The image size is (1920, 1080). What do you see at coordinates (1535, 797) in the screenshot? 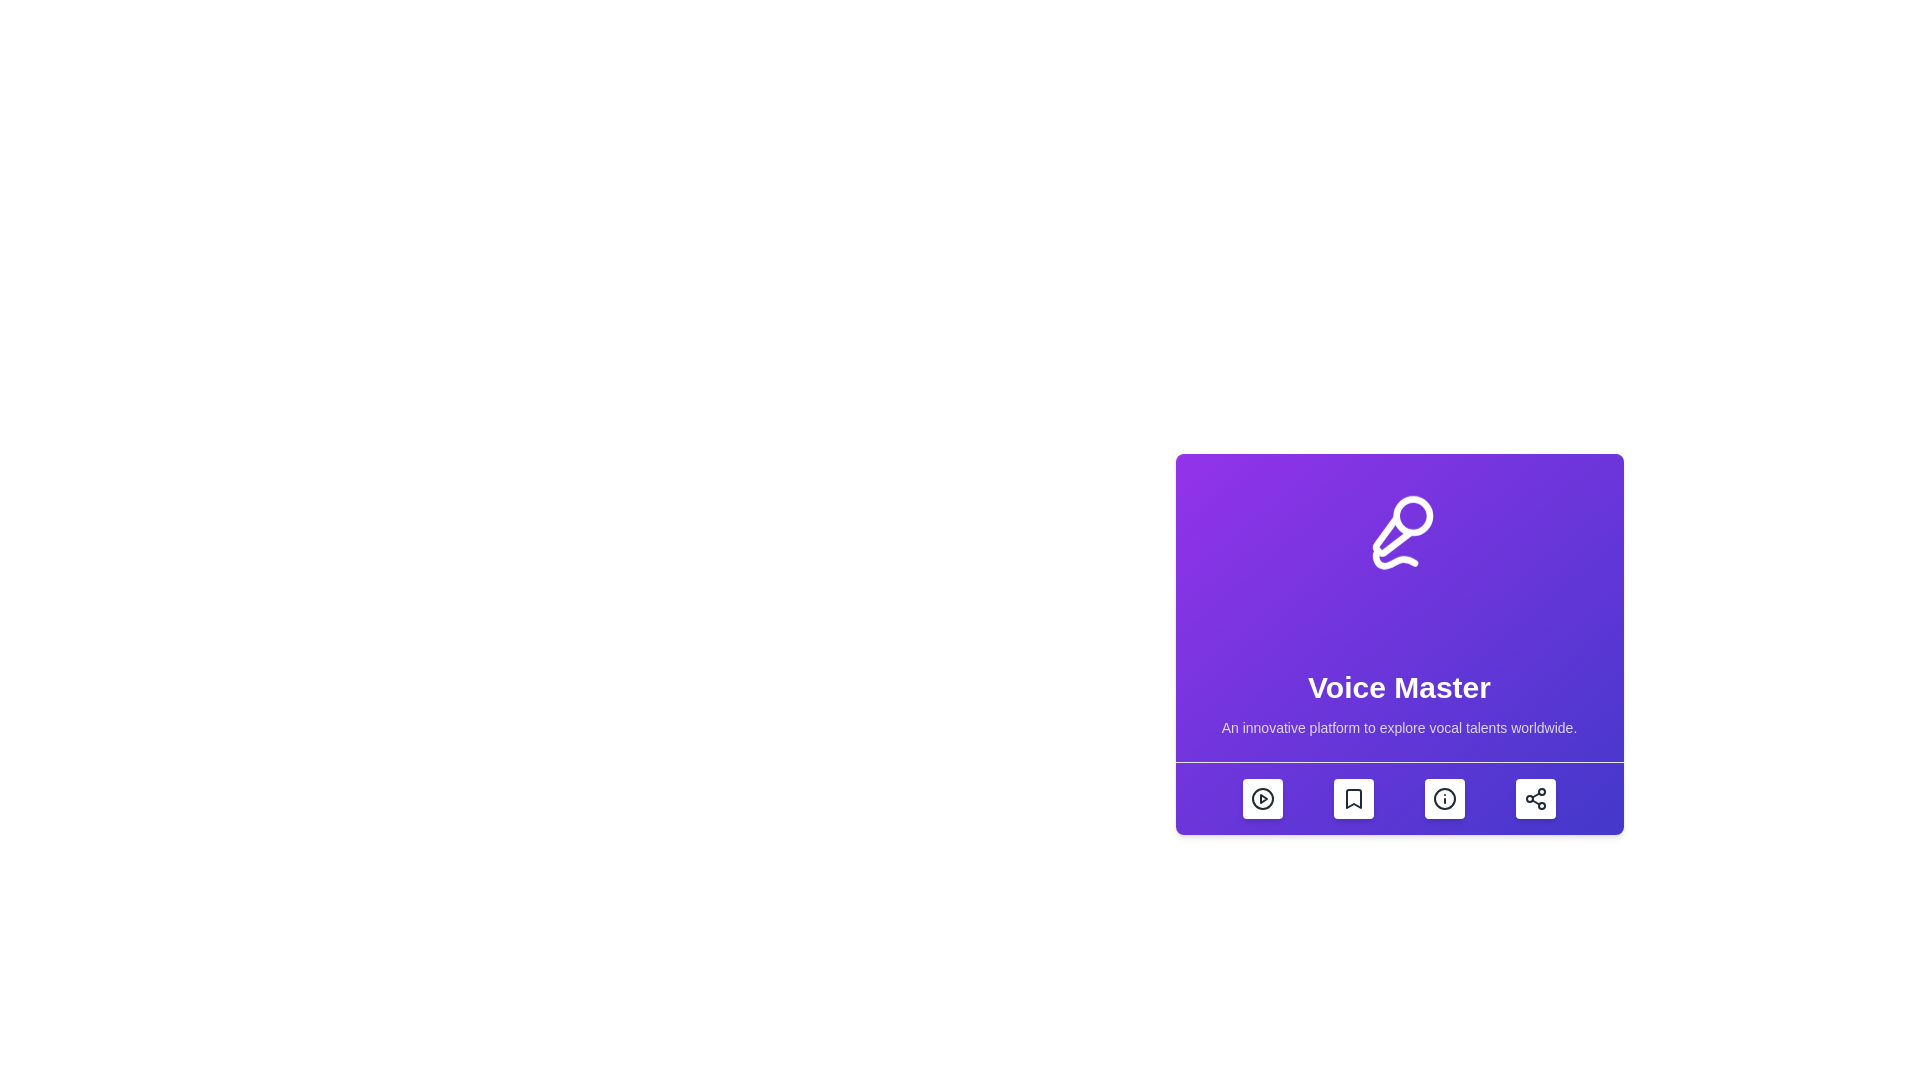
I see `the sharing button for the 'Voice Master' feature located at the bottom edge of the purple card` at bounding box center [1535, 797].